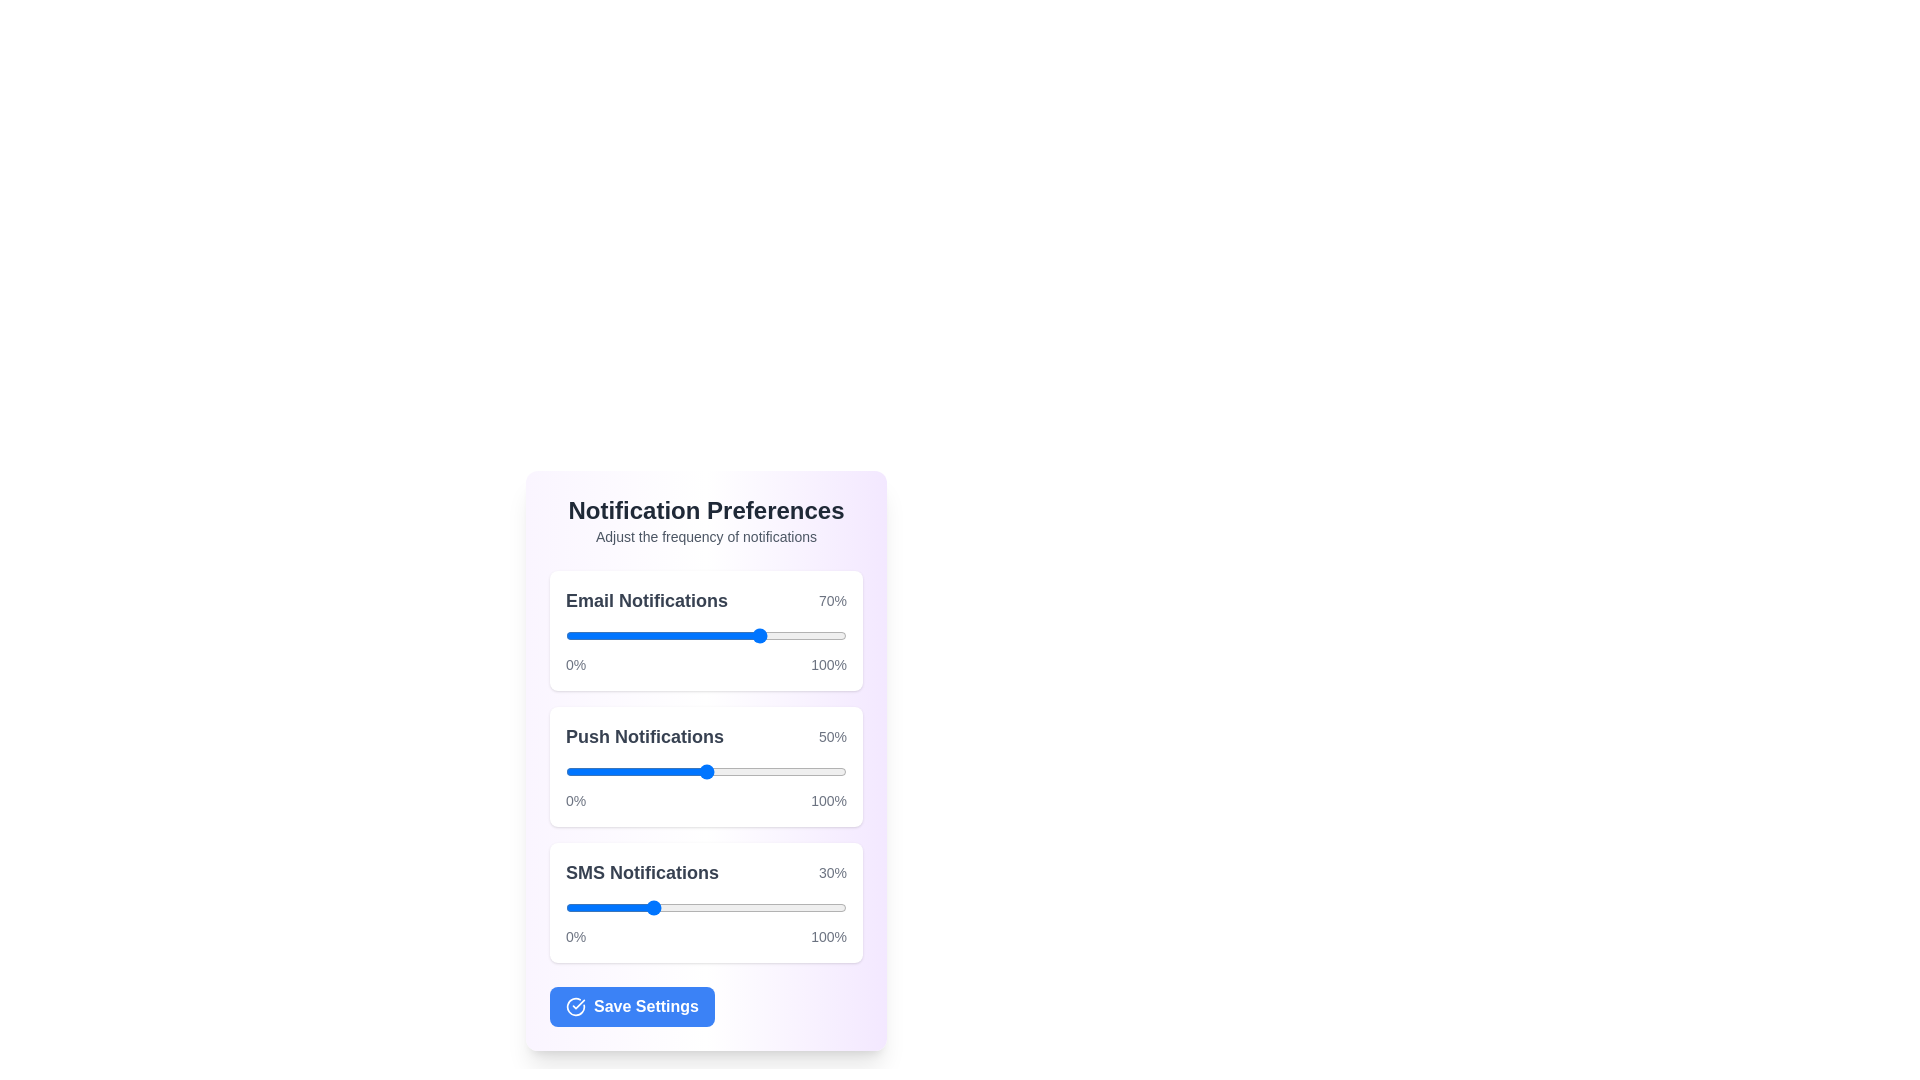 The width and height of the screenshot is (1920, 1080). Describe the element at coordinates (810, 907) in the screenshot. I see `SMS notification slider` at that location.